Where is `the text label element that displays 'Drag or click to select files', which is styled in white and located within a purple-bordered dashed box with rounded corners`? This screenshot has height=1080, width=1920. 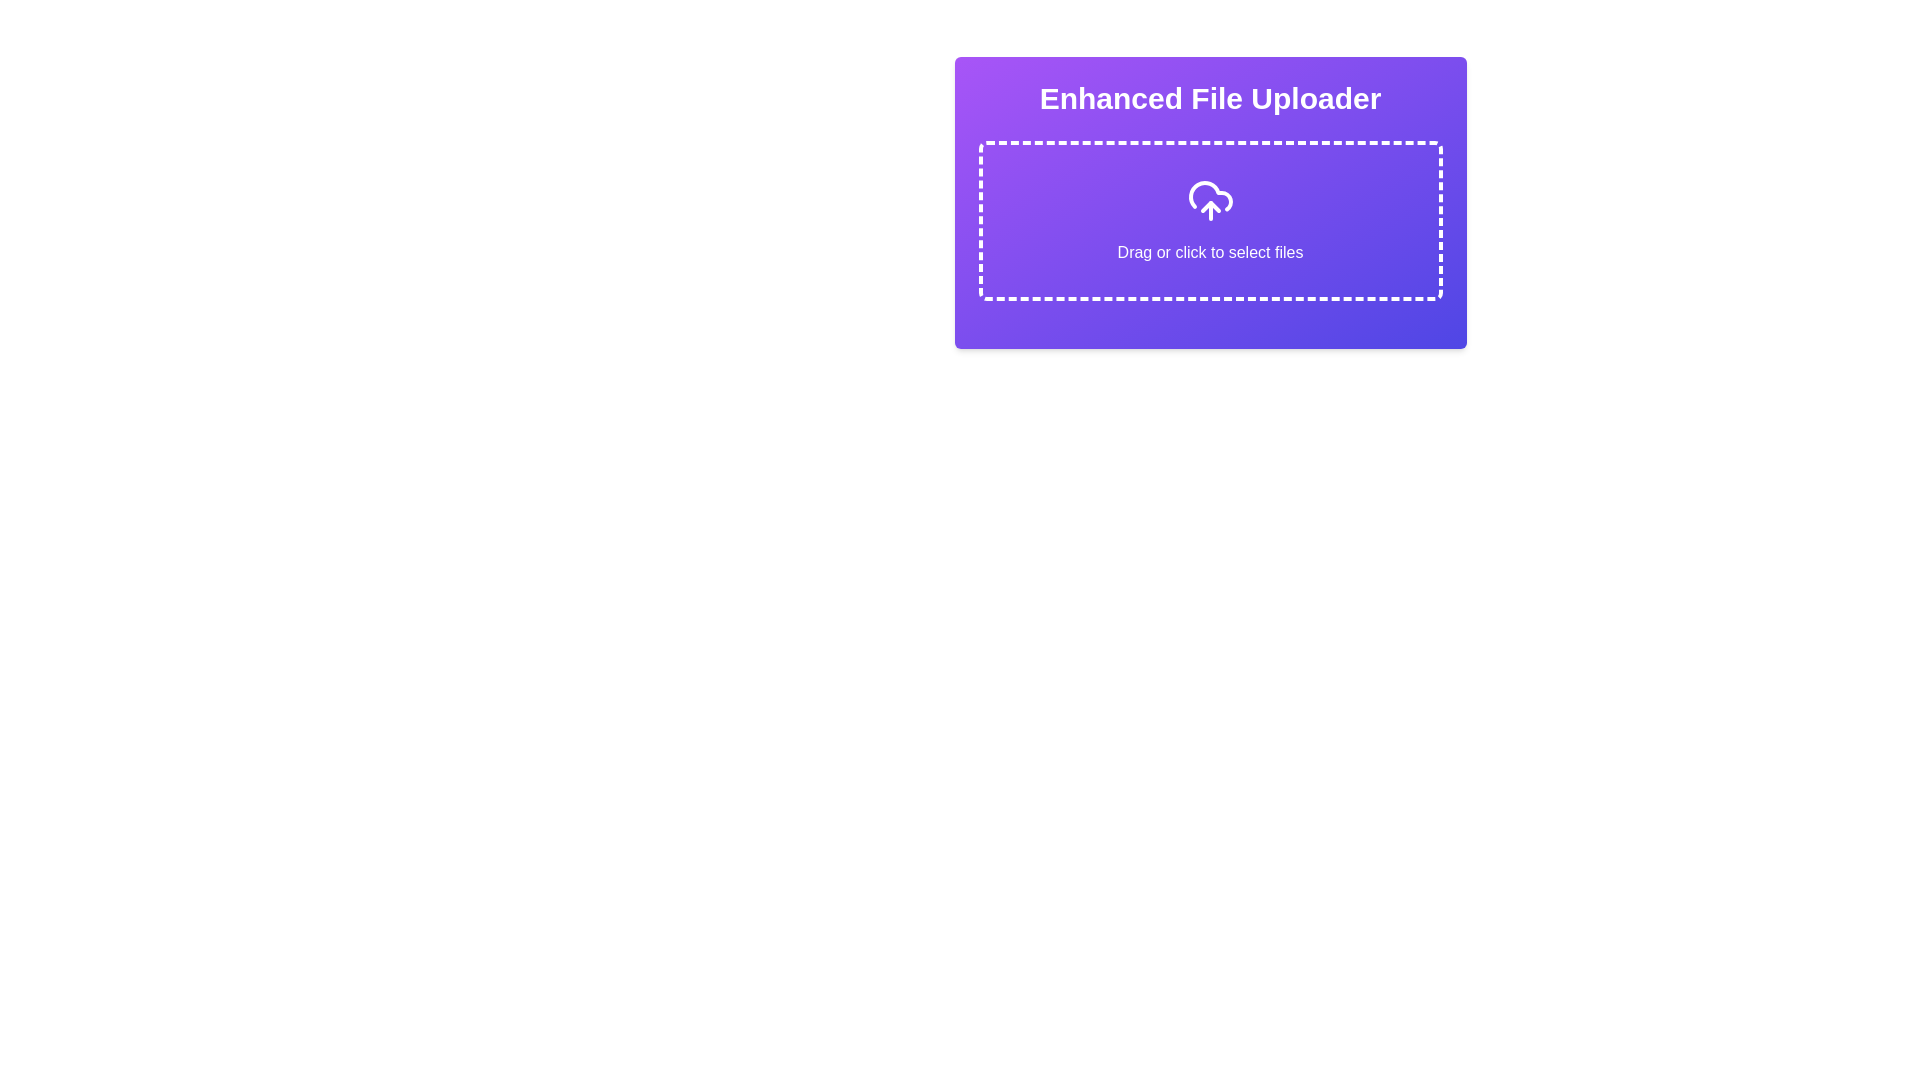
the text label element that displays 'Drag or click to select files', which is styled in white and located within a purple-bordered dashed box with rounded corners is located at coordinates (1209, 252).